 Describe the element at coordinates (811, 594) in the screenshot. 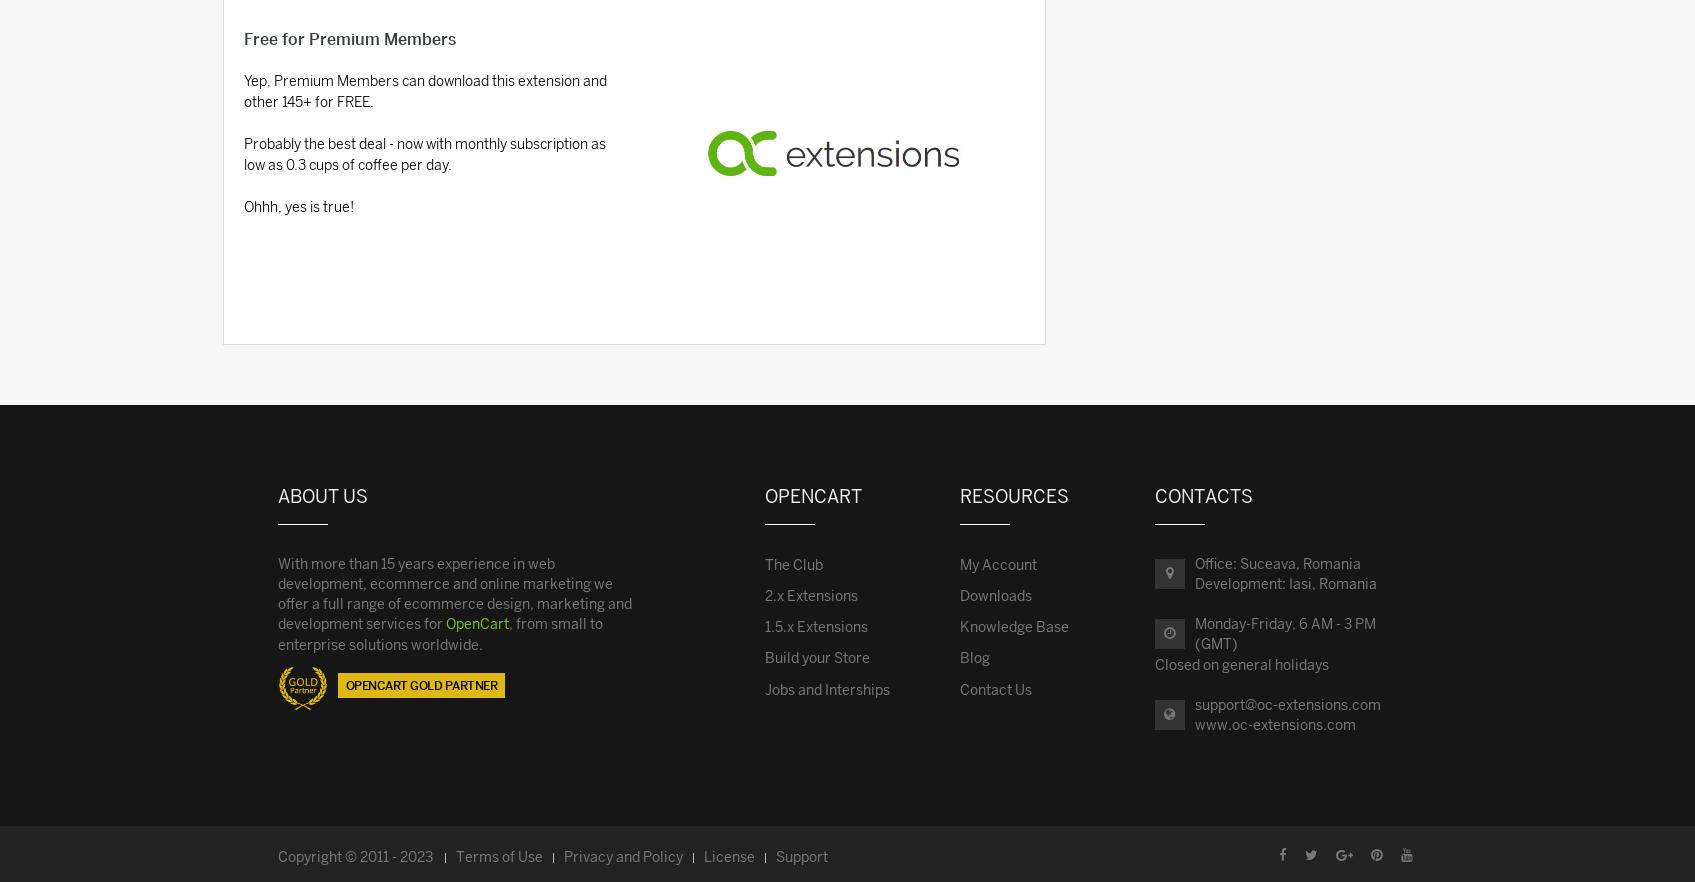

I see `'2.x Extensions'` at that location.